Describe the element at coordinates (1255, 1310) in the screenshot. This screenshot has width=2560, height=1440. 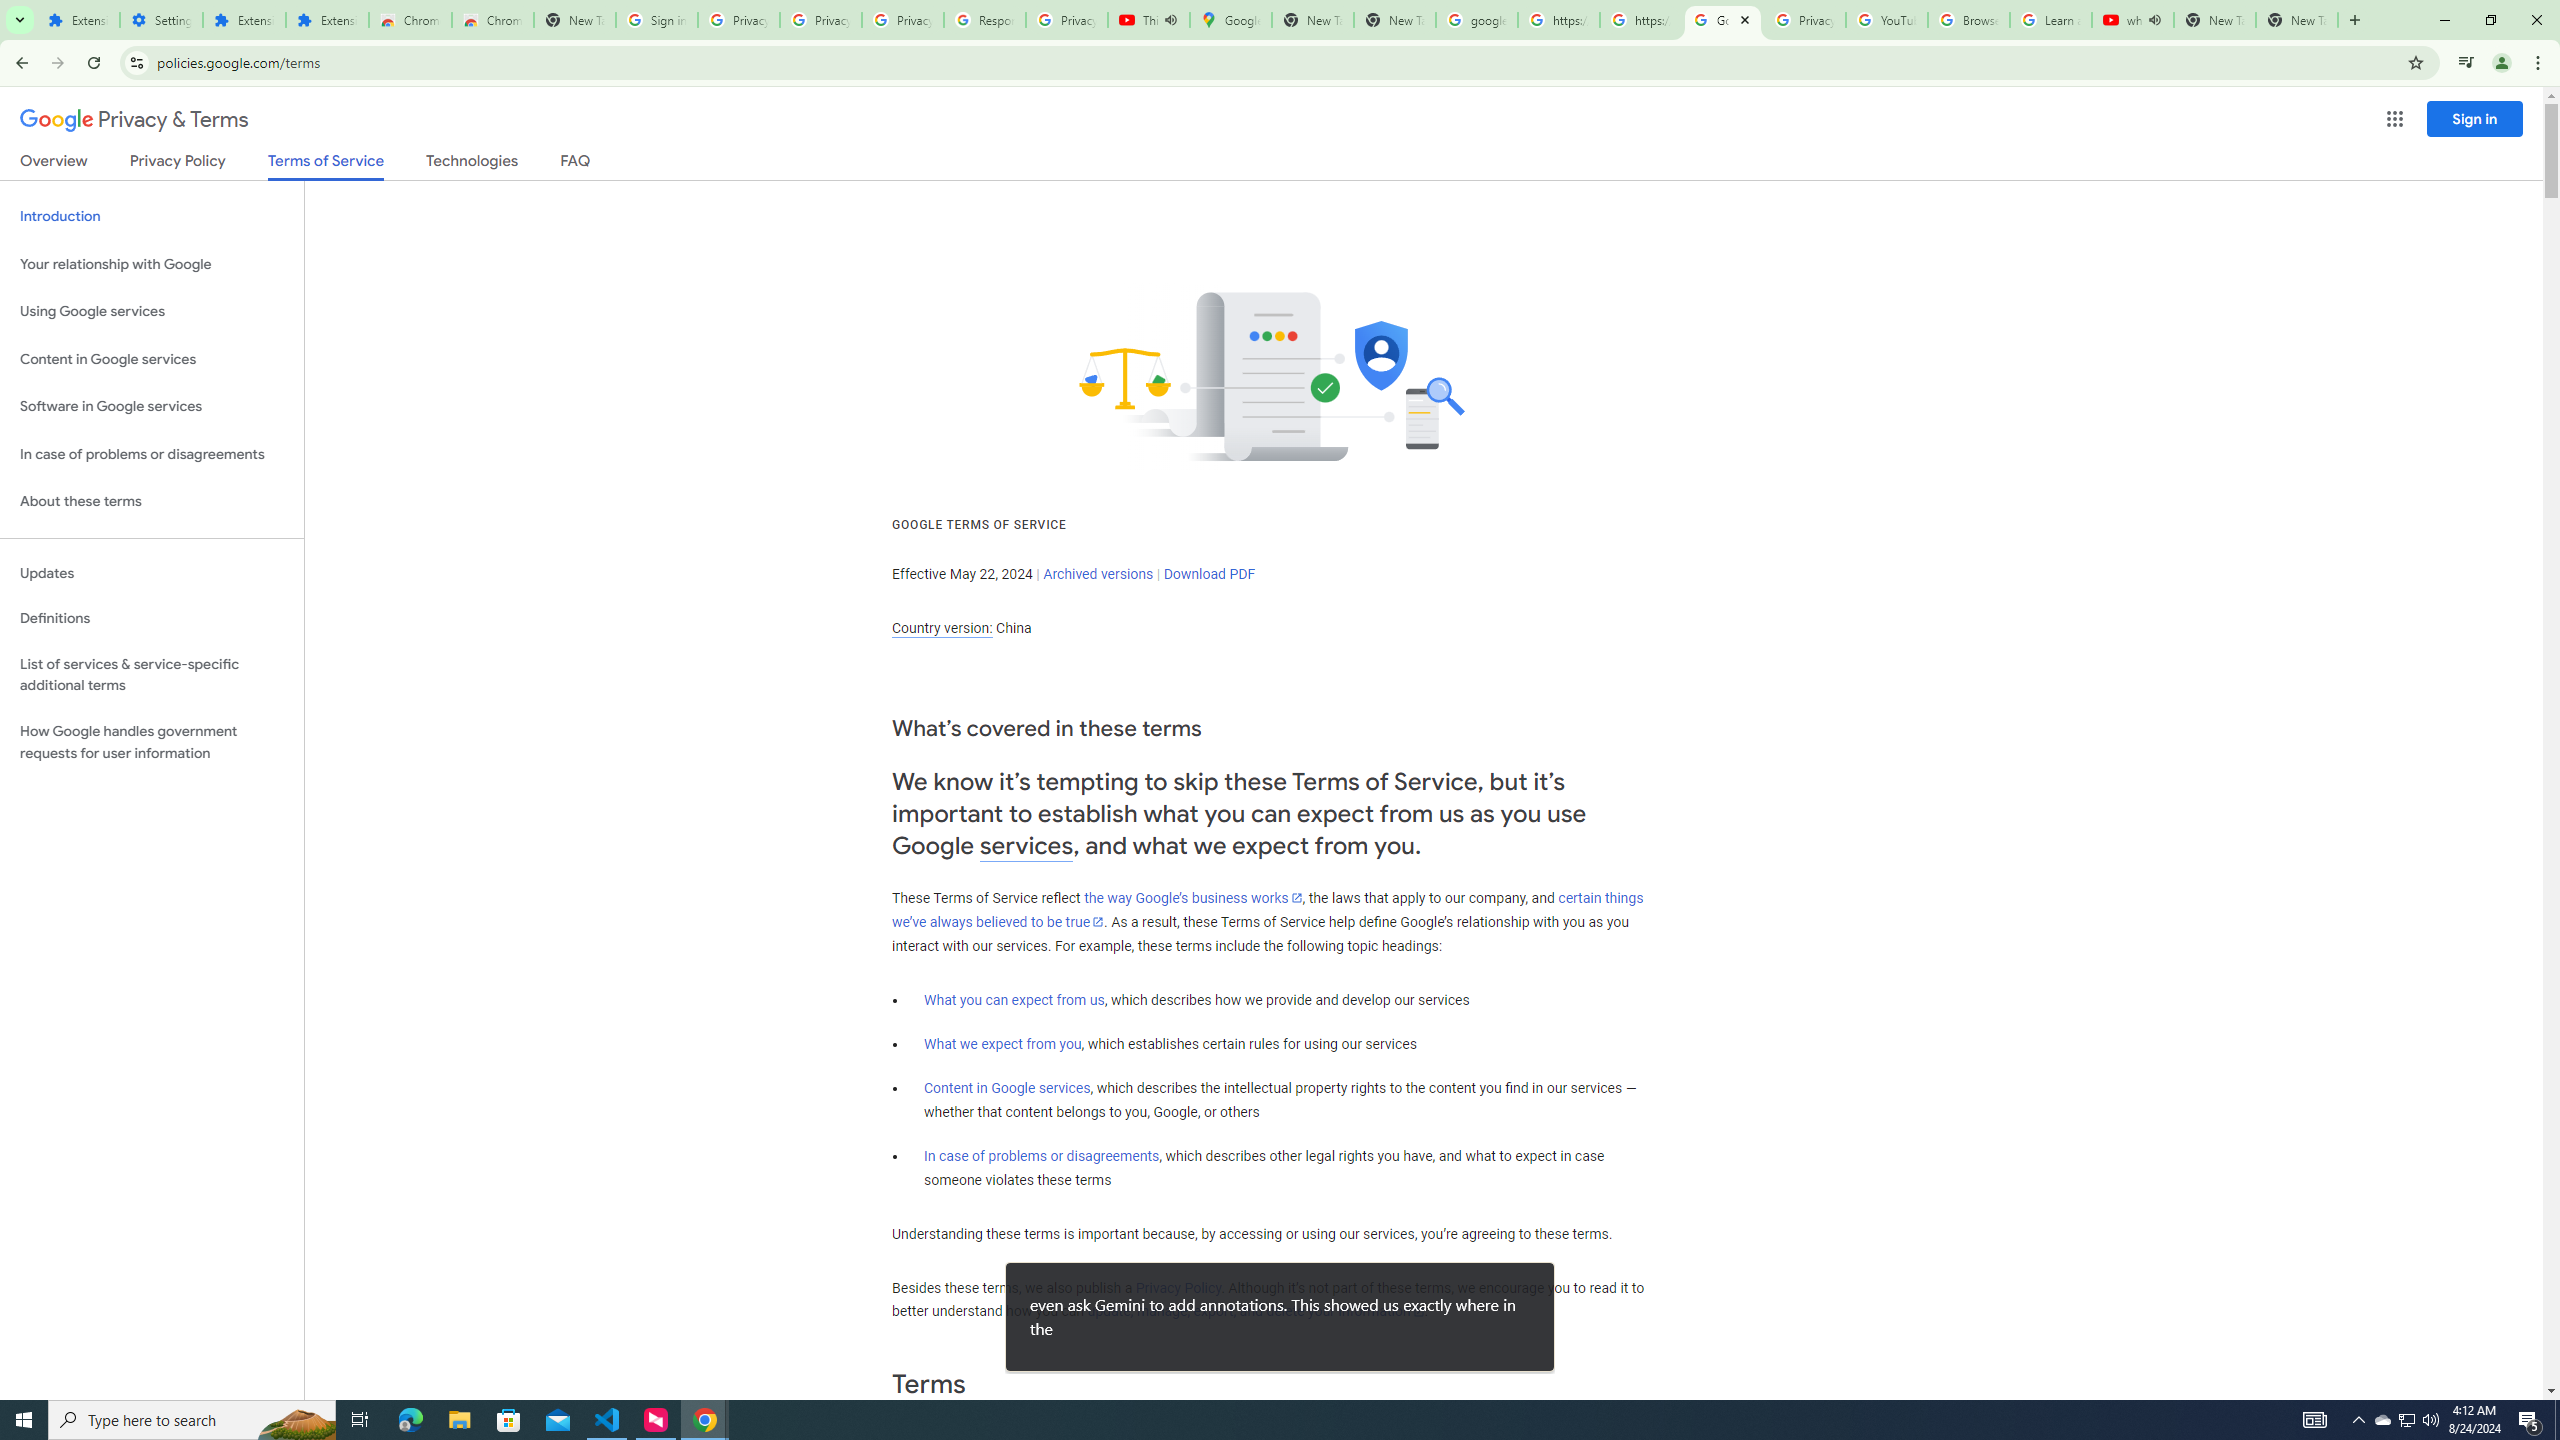
I see `'update, manage, export, and delete your information'` at that location.